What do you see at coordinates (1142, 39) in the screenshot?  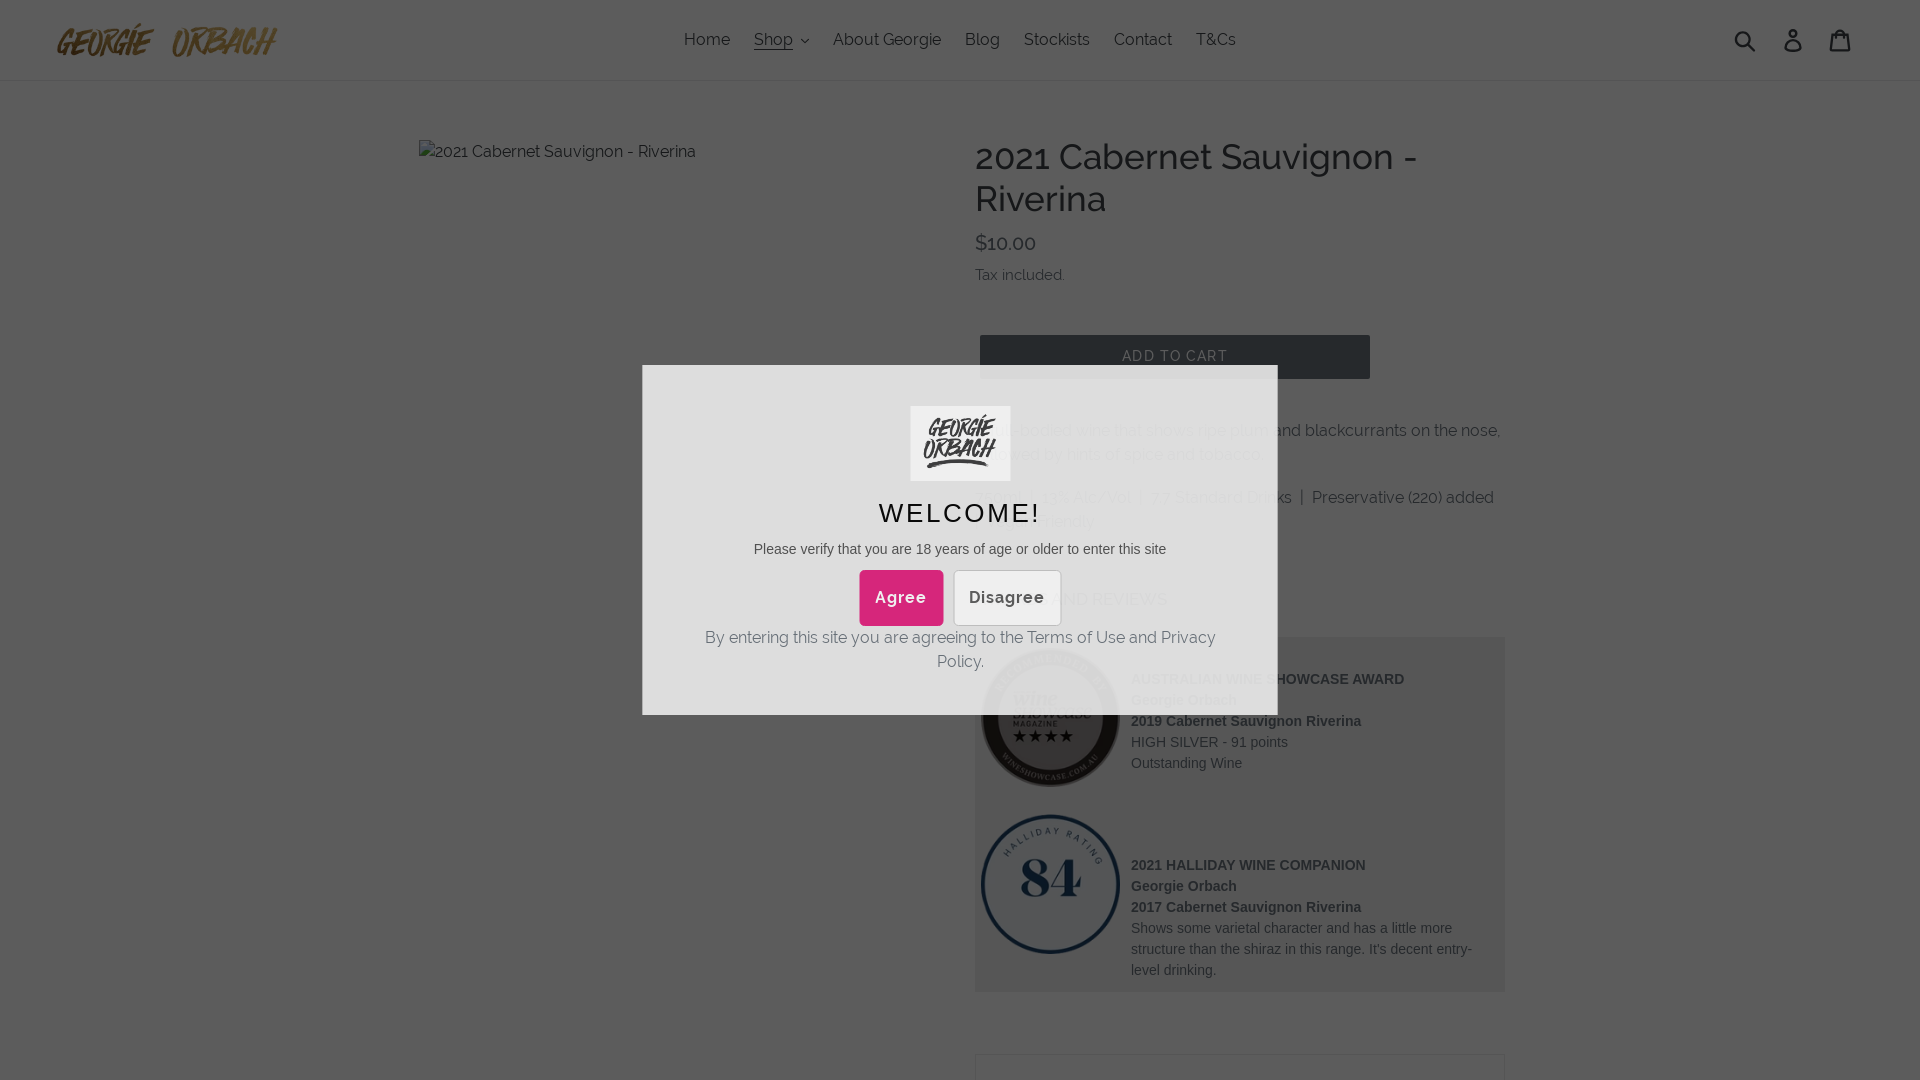 I see `'Contact'` at bounding box center [1142, 39].